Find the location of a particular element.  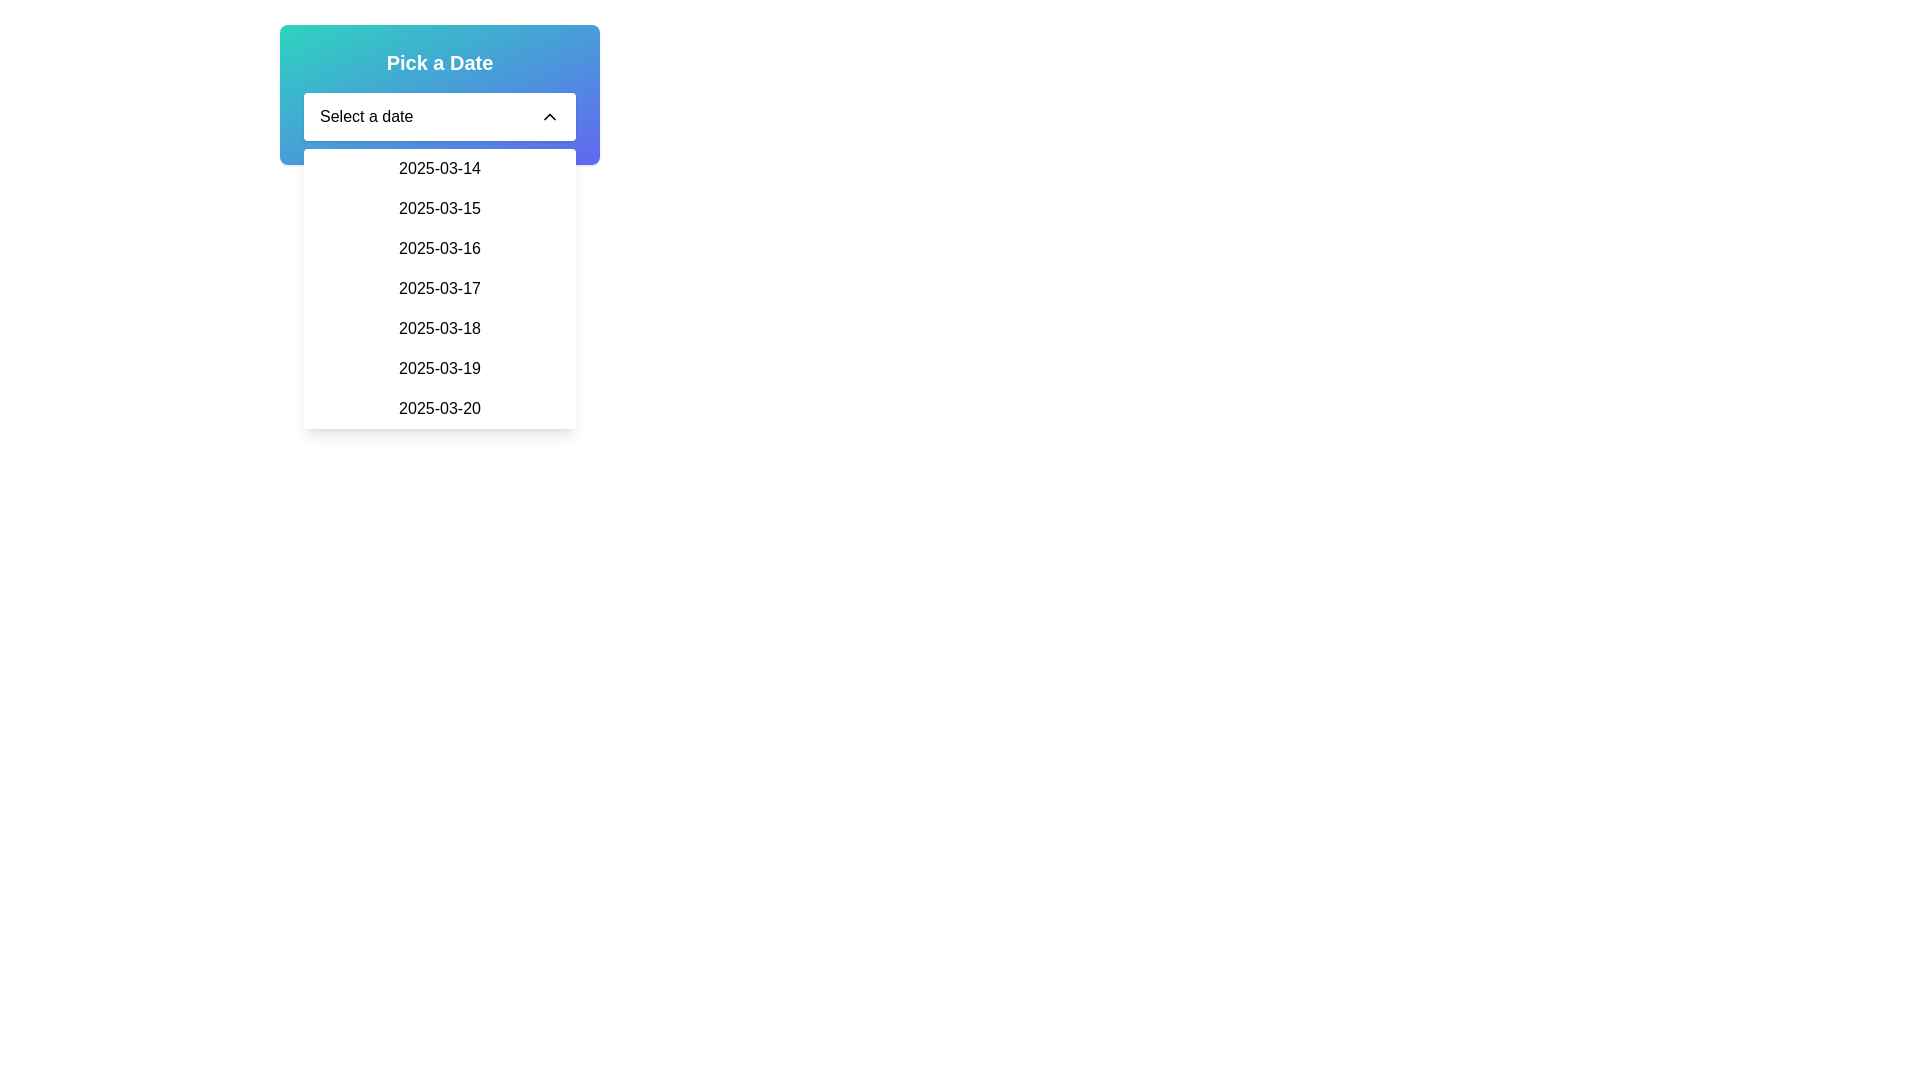

the dropdown menu element located within the card widget is located at coordinates (439, 116).